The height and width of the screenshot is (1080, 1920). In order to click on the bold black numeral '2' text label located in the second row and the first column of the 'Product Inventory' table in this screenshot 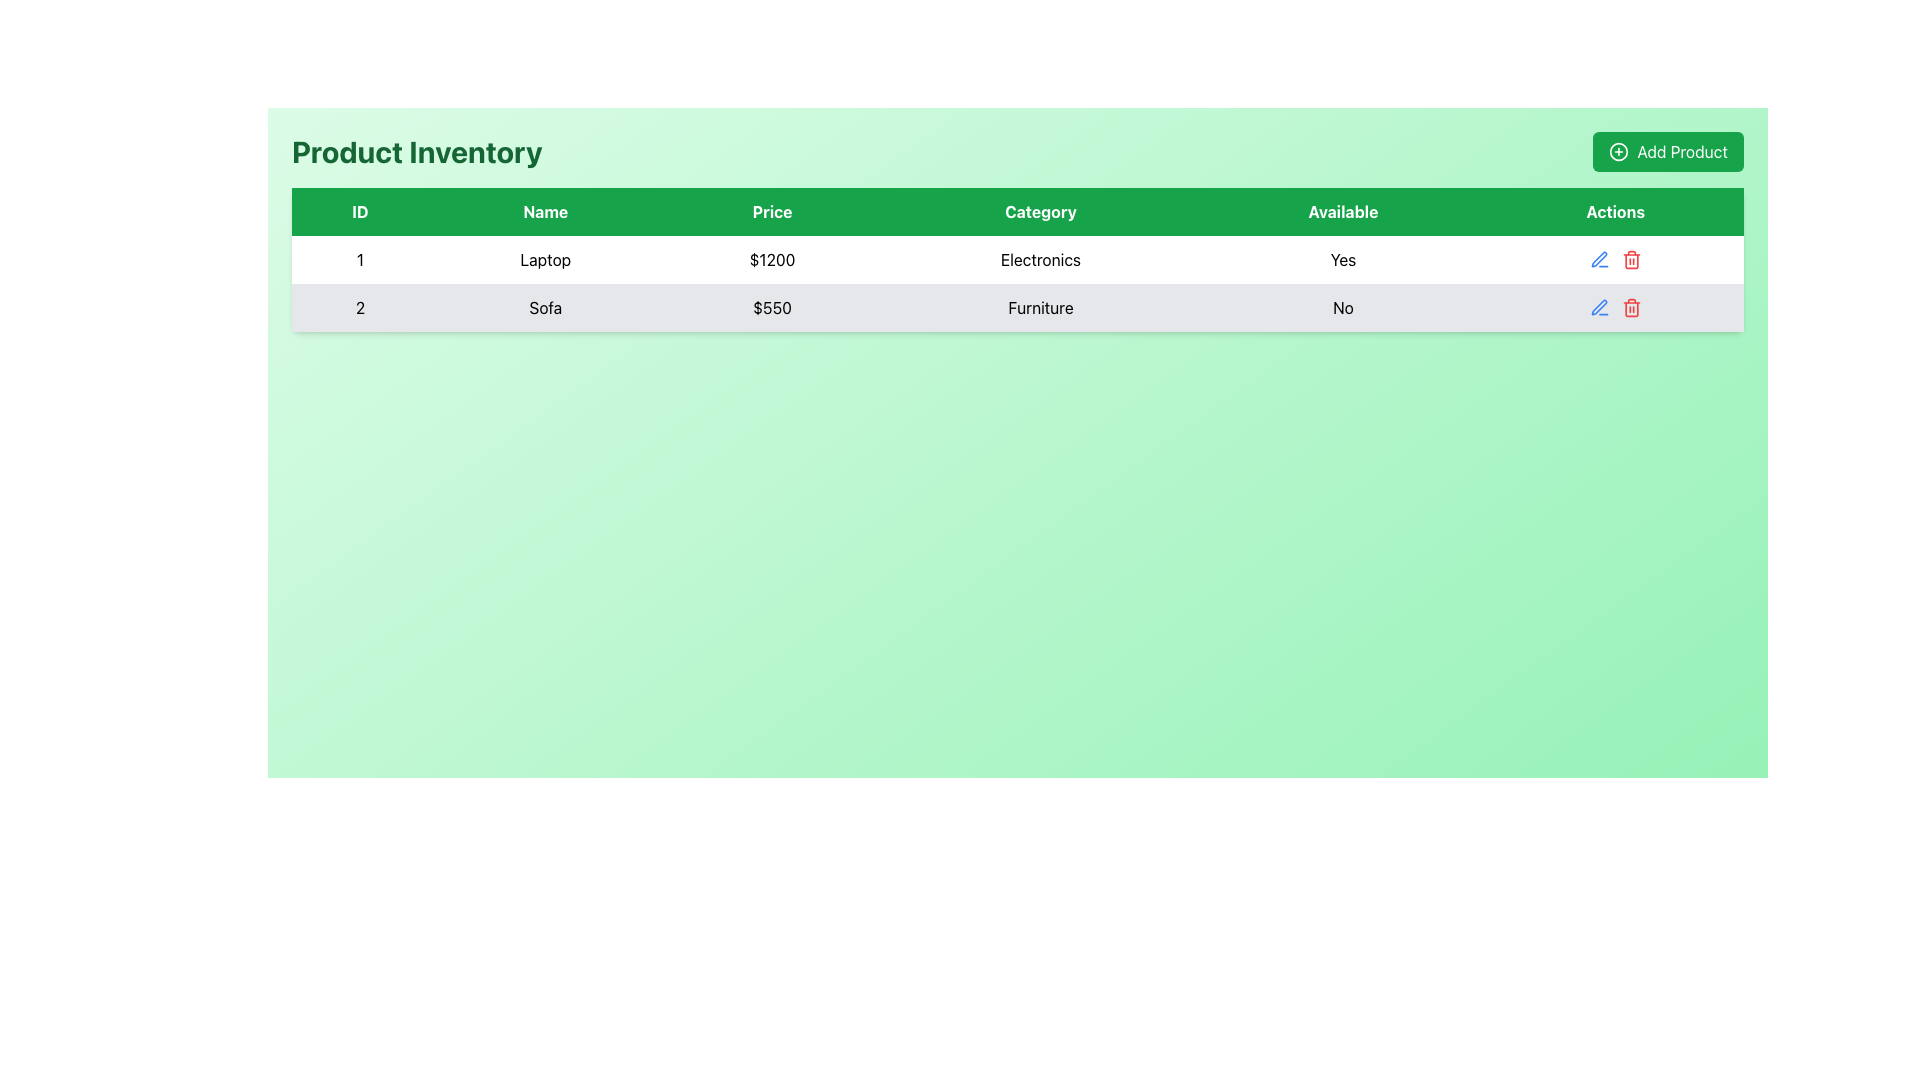, I will do `click(360, 308)`.